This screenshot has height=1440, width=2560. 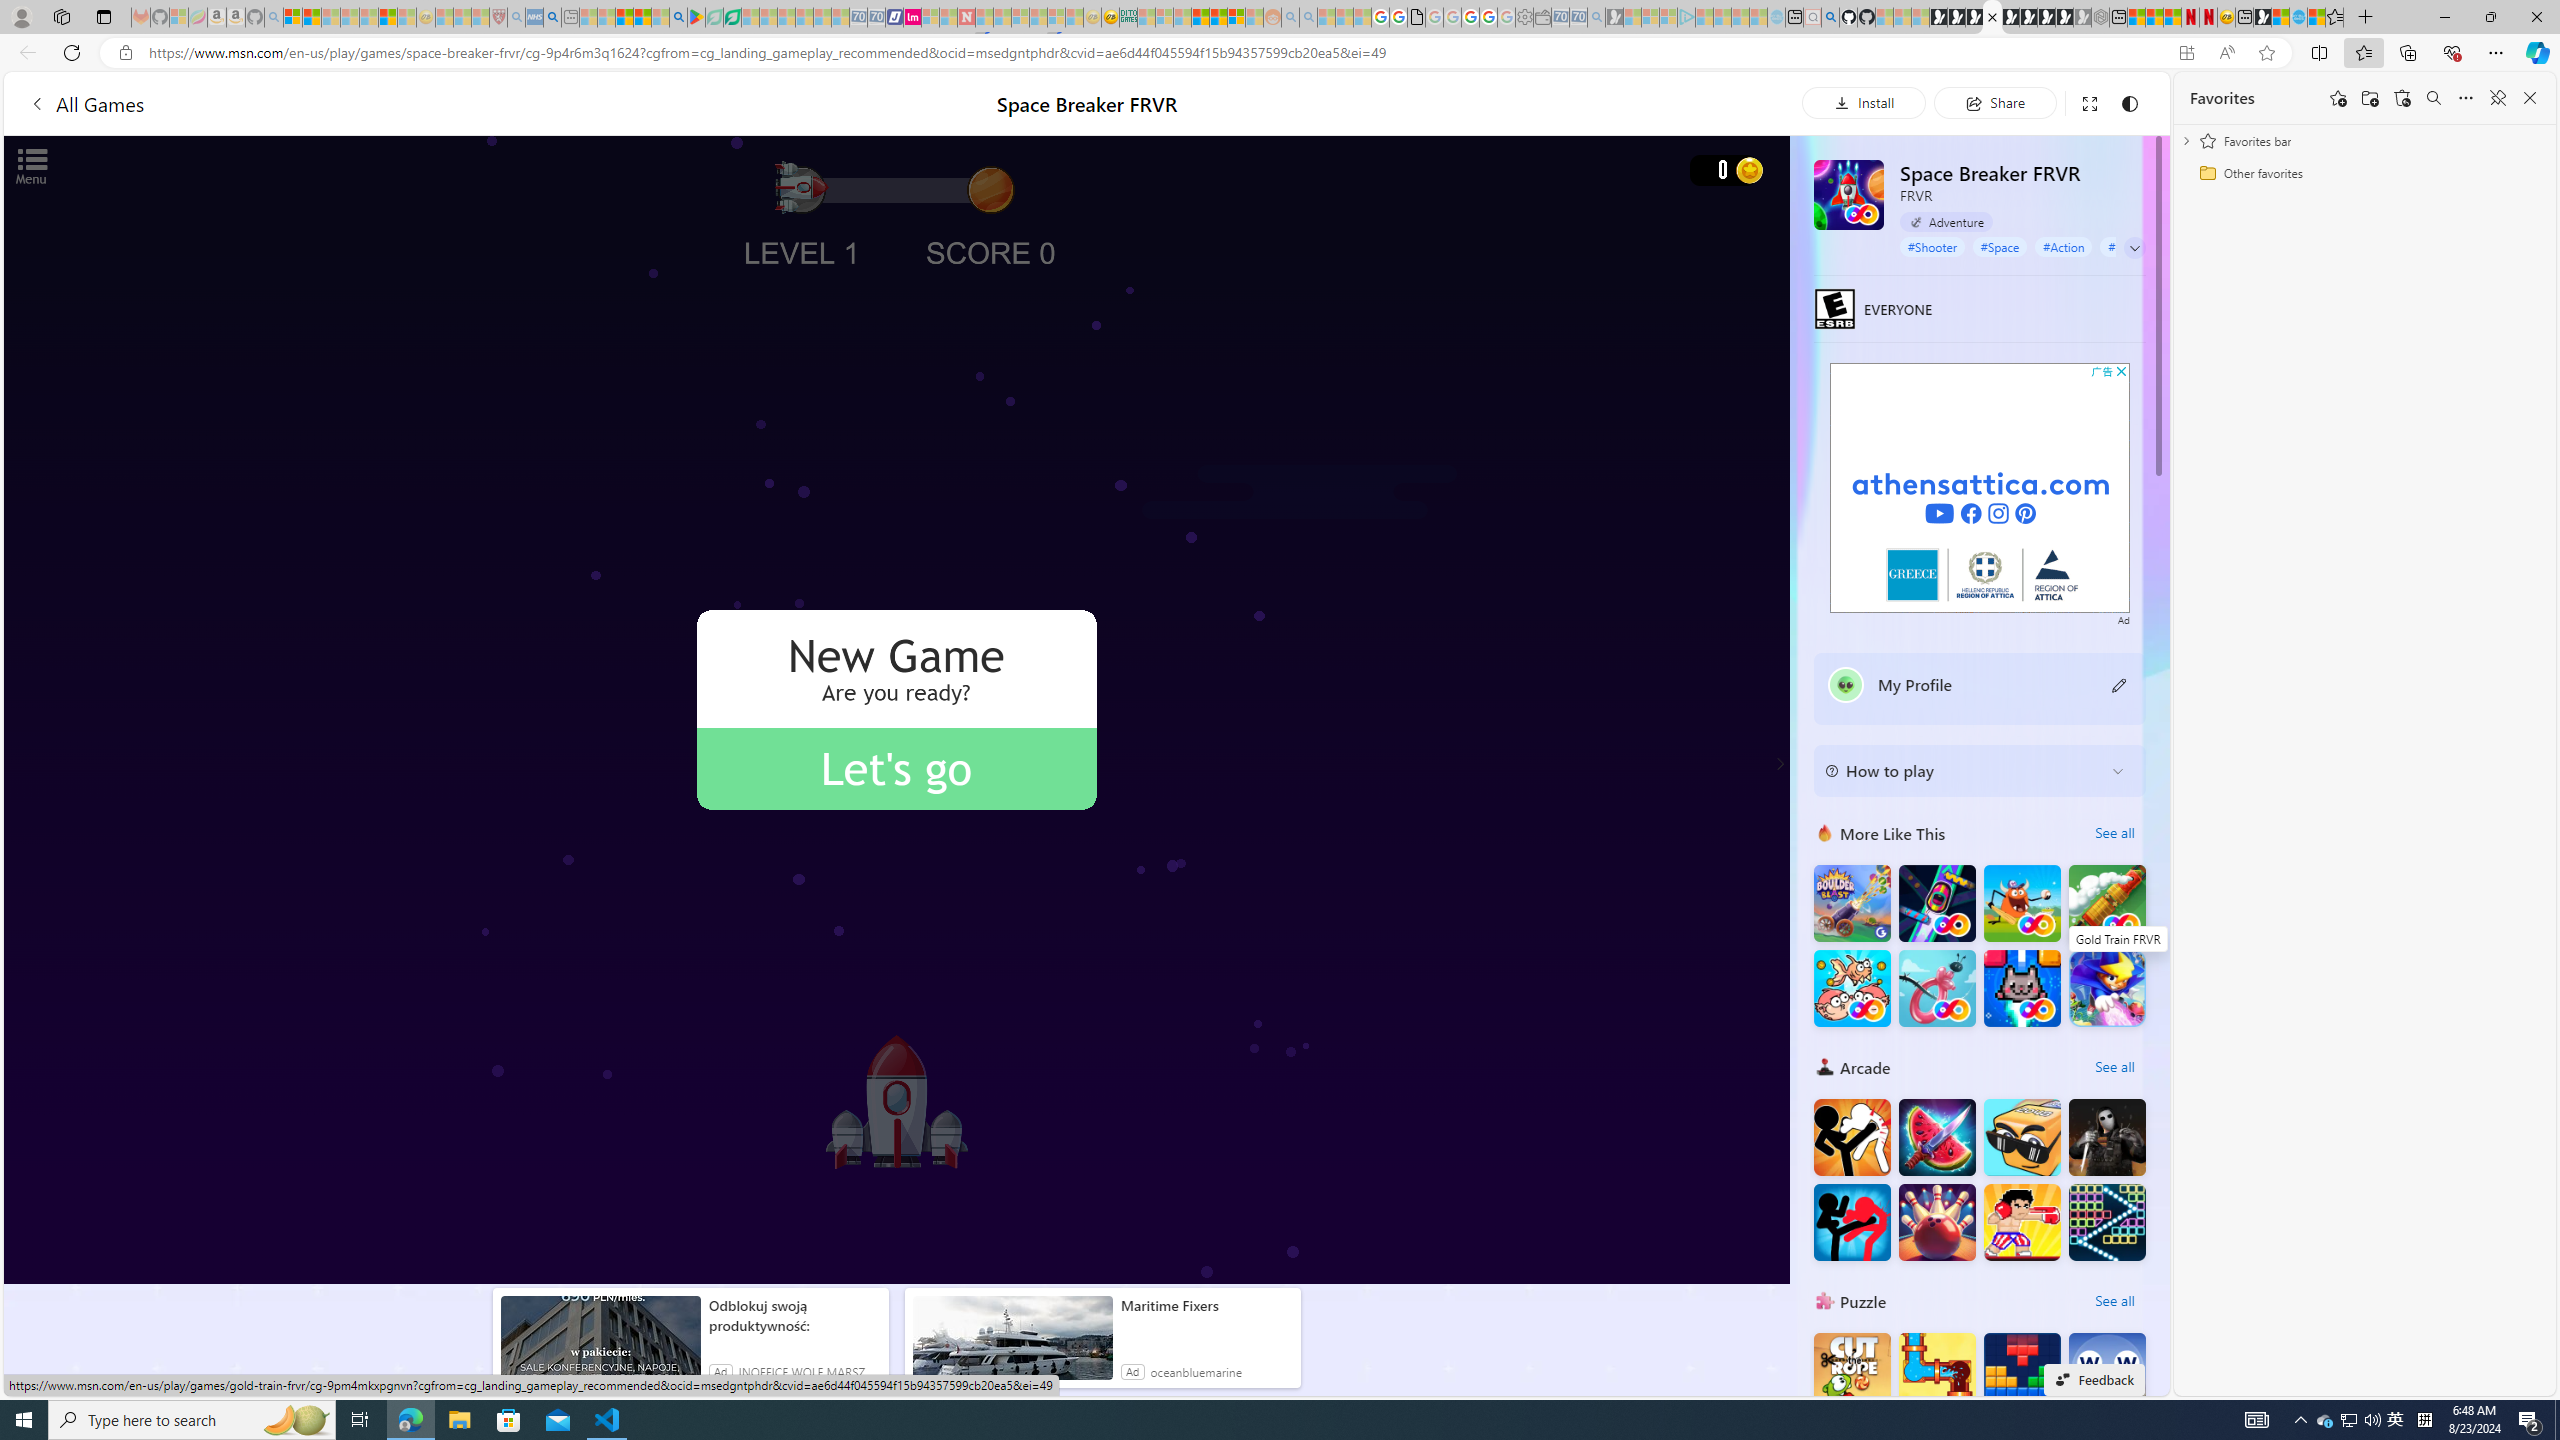 What do you see at coordinates (2107, 1135) in the screenshot?
I see `'Hunter Hitman'` at bounding box center [2107, 1135].